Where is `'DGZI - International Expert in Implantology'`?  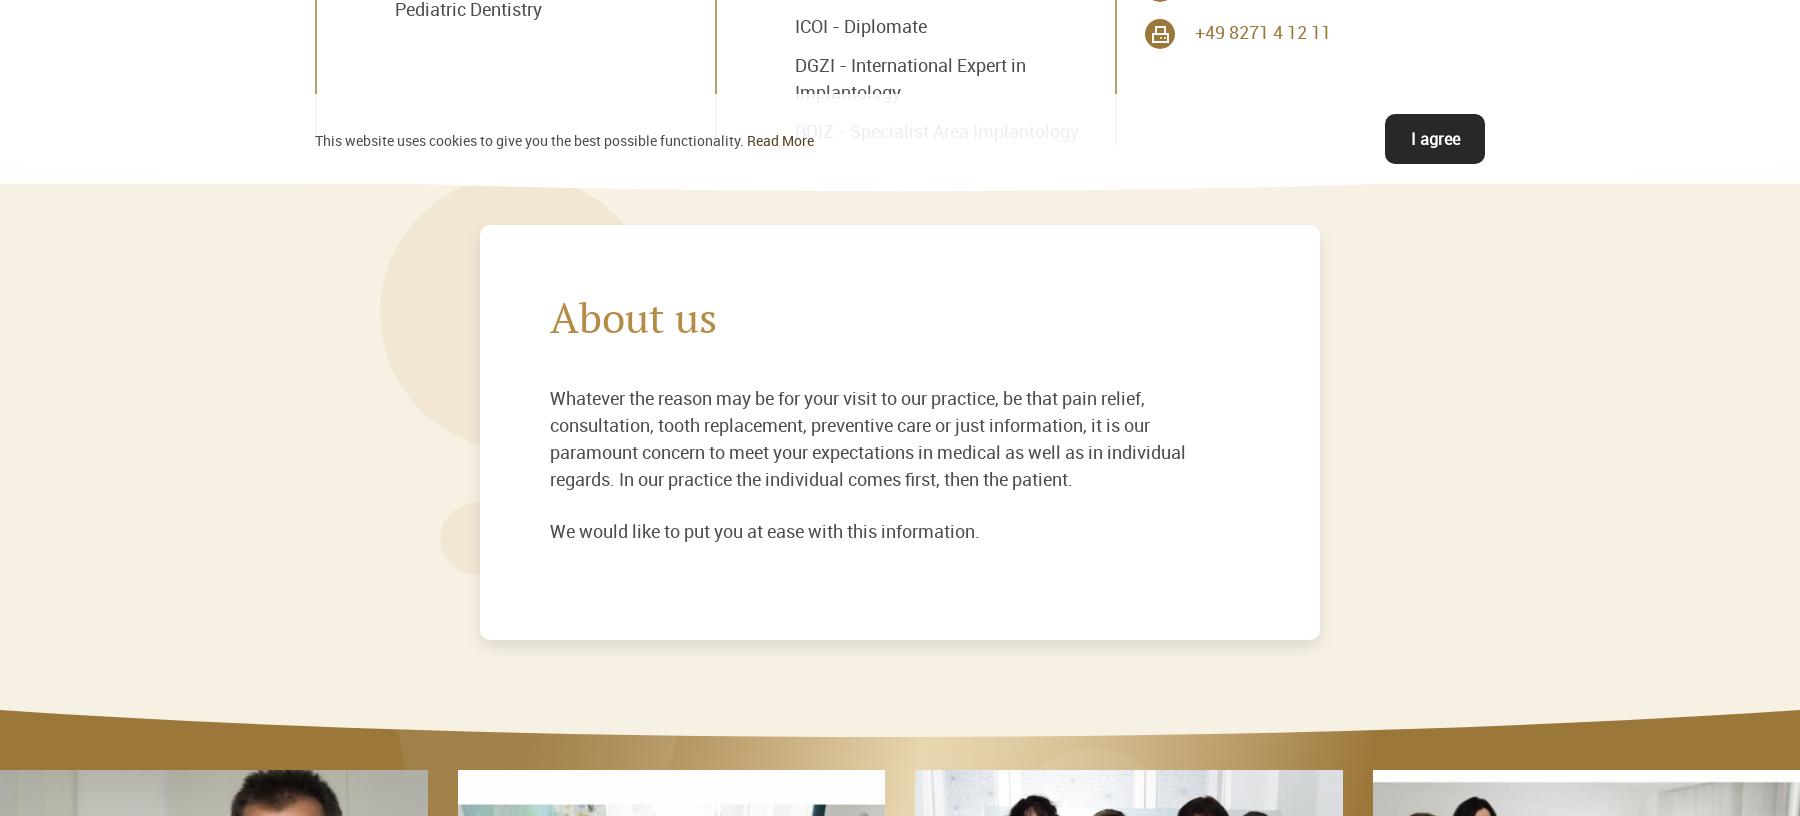 'DGZI - International Expert in Implantology' is located at coordinates (908, 76).